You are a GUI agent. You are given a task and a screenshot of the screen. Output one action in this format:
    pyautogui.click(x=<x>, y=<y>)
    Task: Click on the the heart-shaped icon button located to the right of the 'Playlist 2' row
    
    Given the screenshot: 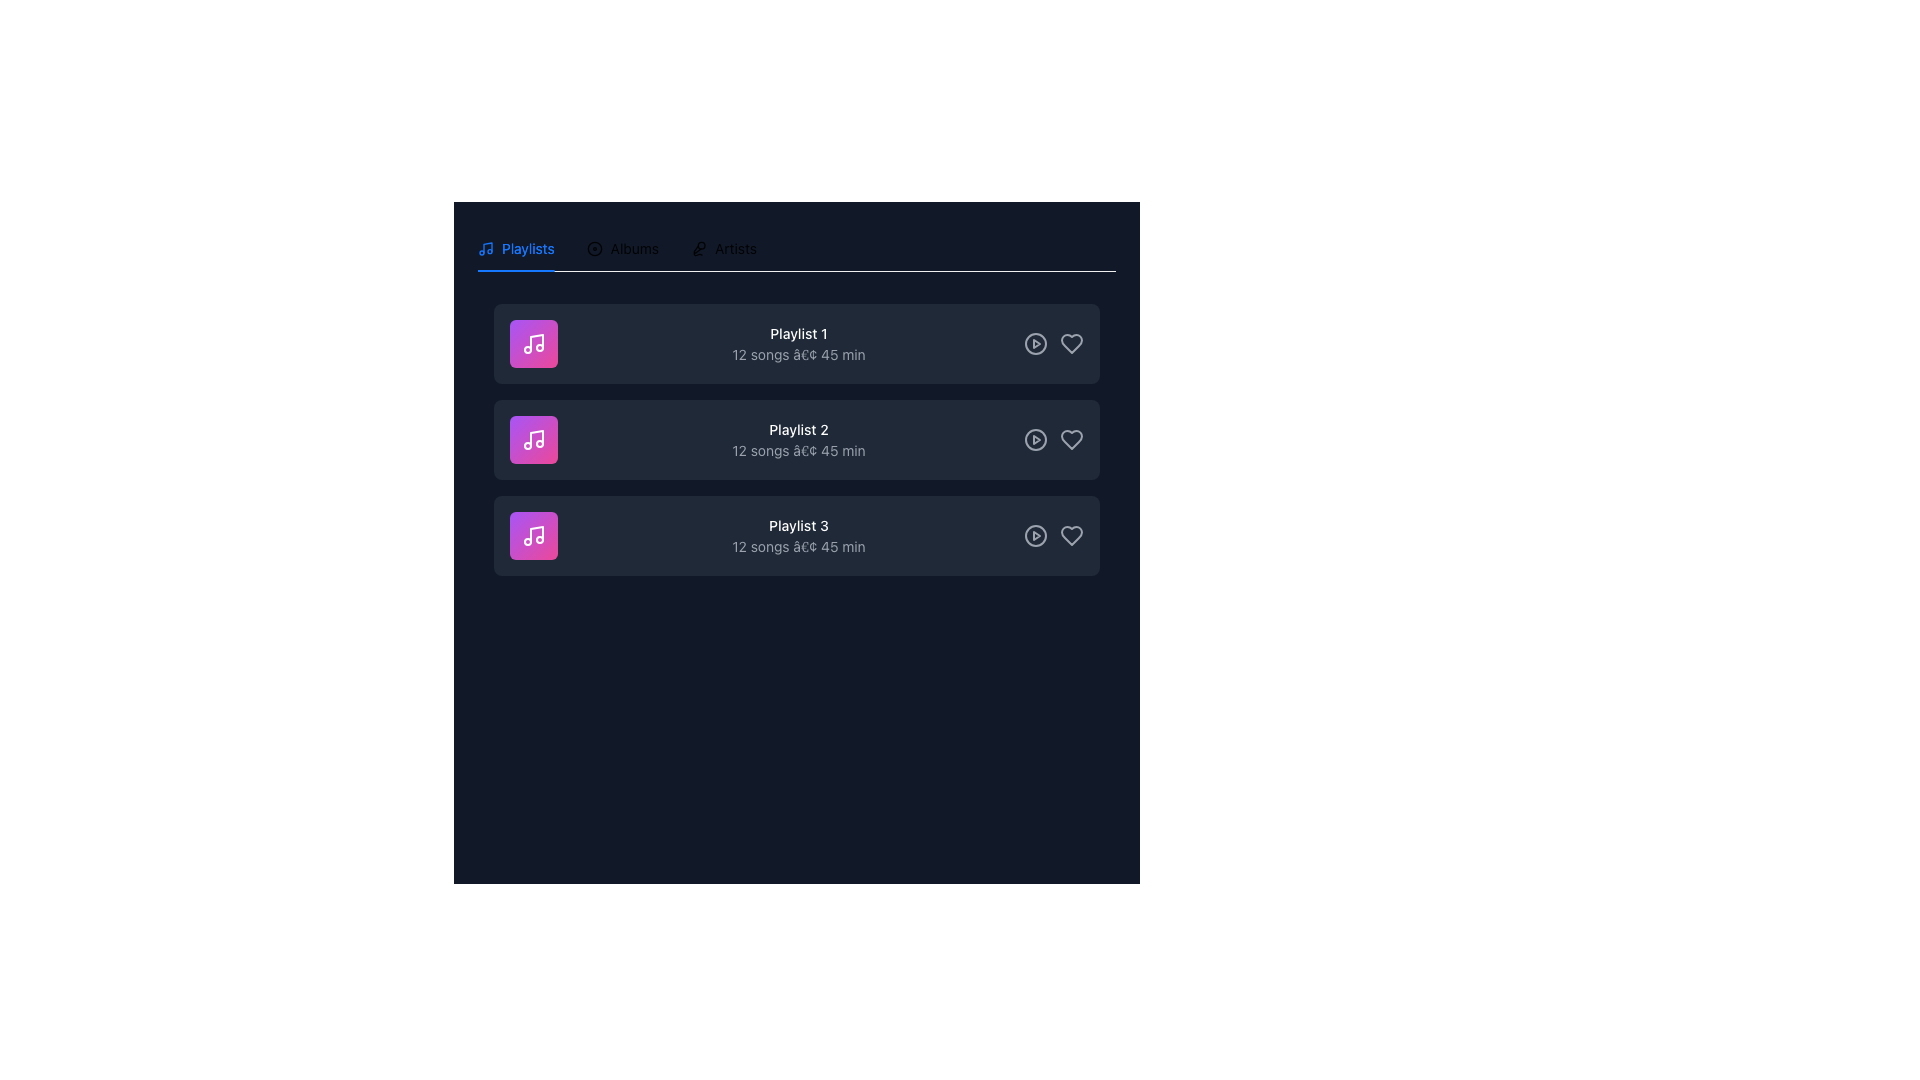 What is the action you would take?
    pyautogui.click(x=1070, y=438)
    